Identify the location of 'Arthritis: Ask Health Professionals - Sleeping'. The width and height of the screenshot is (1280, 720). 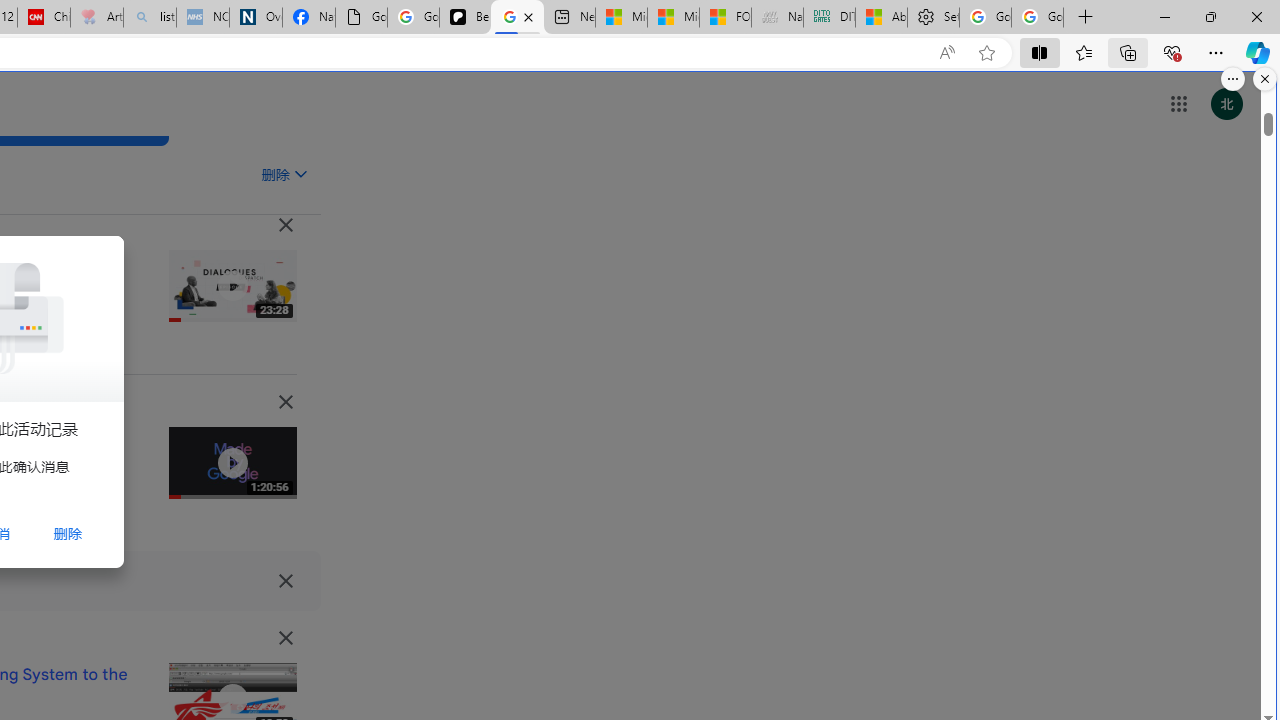
(95, 17).